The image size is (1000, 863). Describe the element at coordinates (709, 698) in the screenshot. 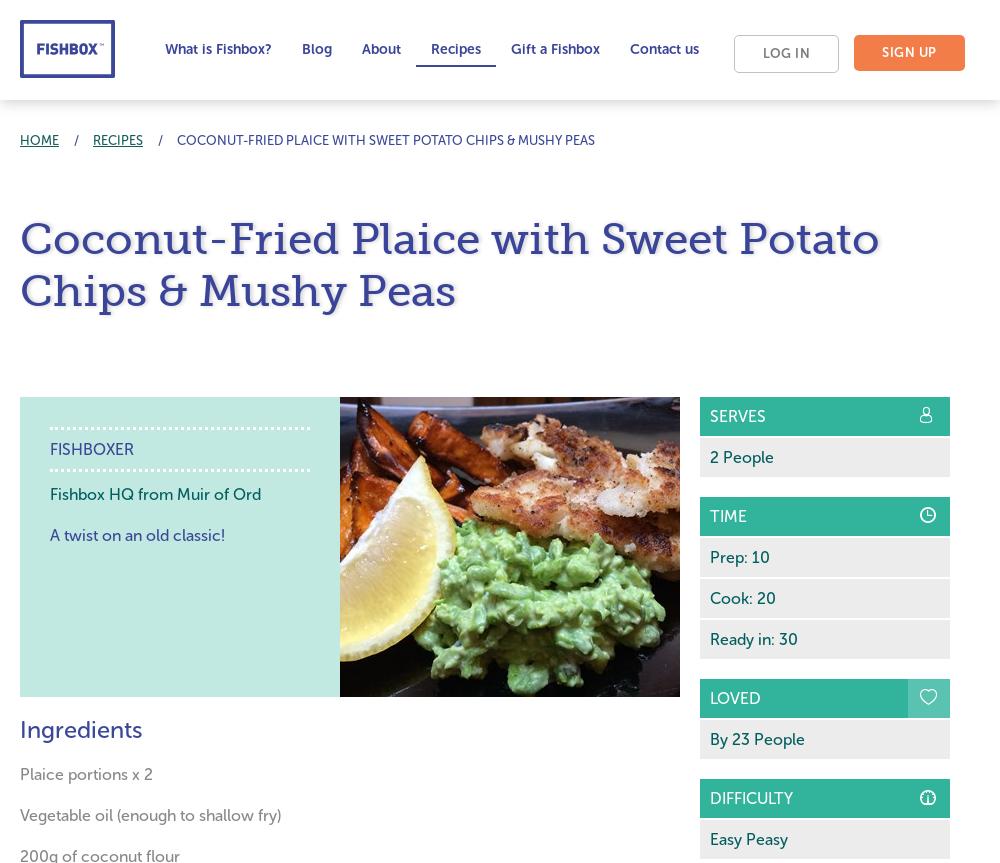

I see `'Loved'` at that location.